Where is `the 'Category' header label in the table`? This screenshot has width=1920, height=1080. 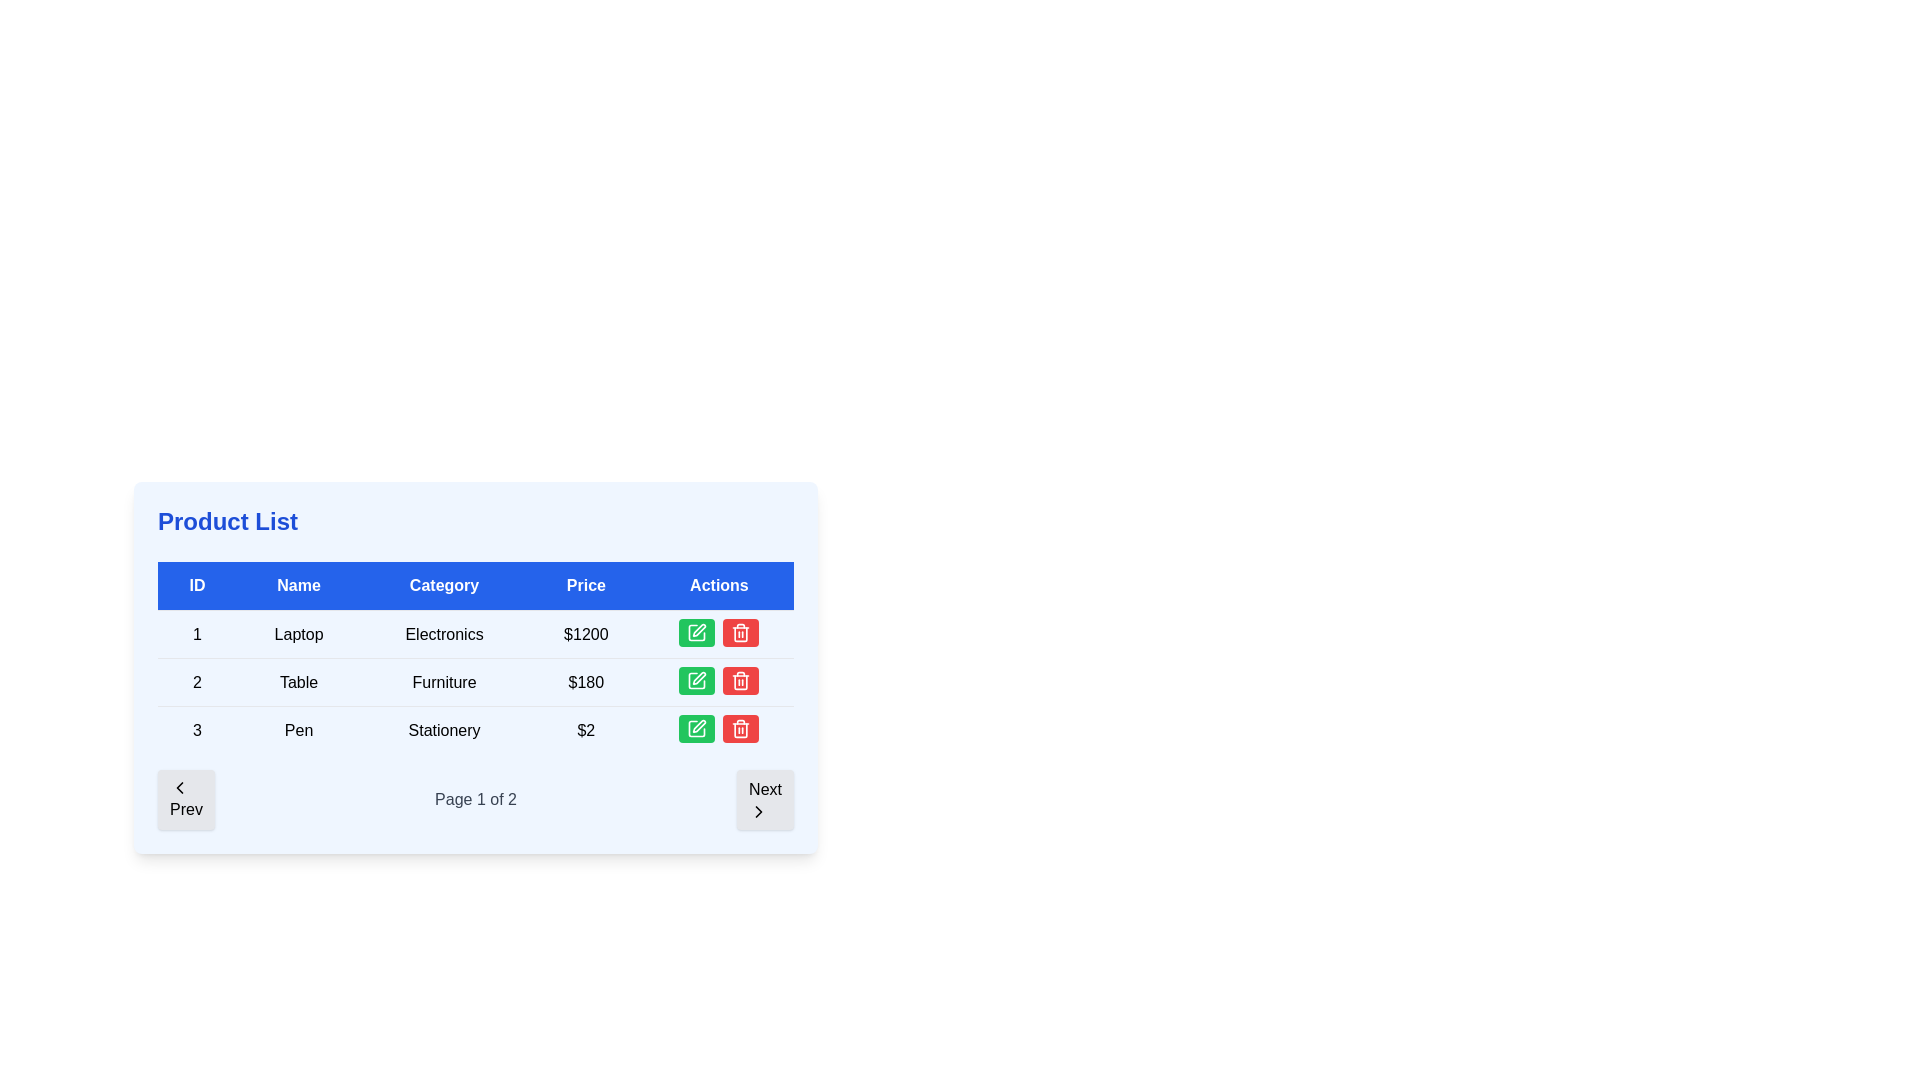
the 'Category' header label in the table is located at coordinates (443, 585).